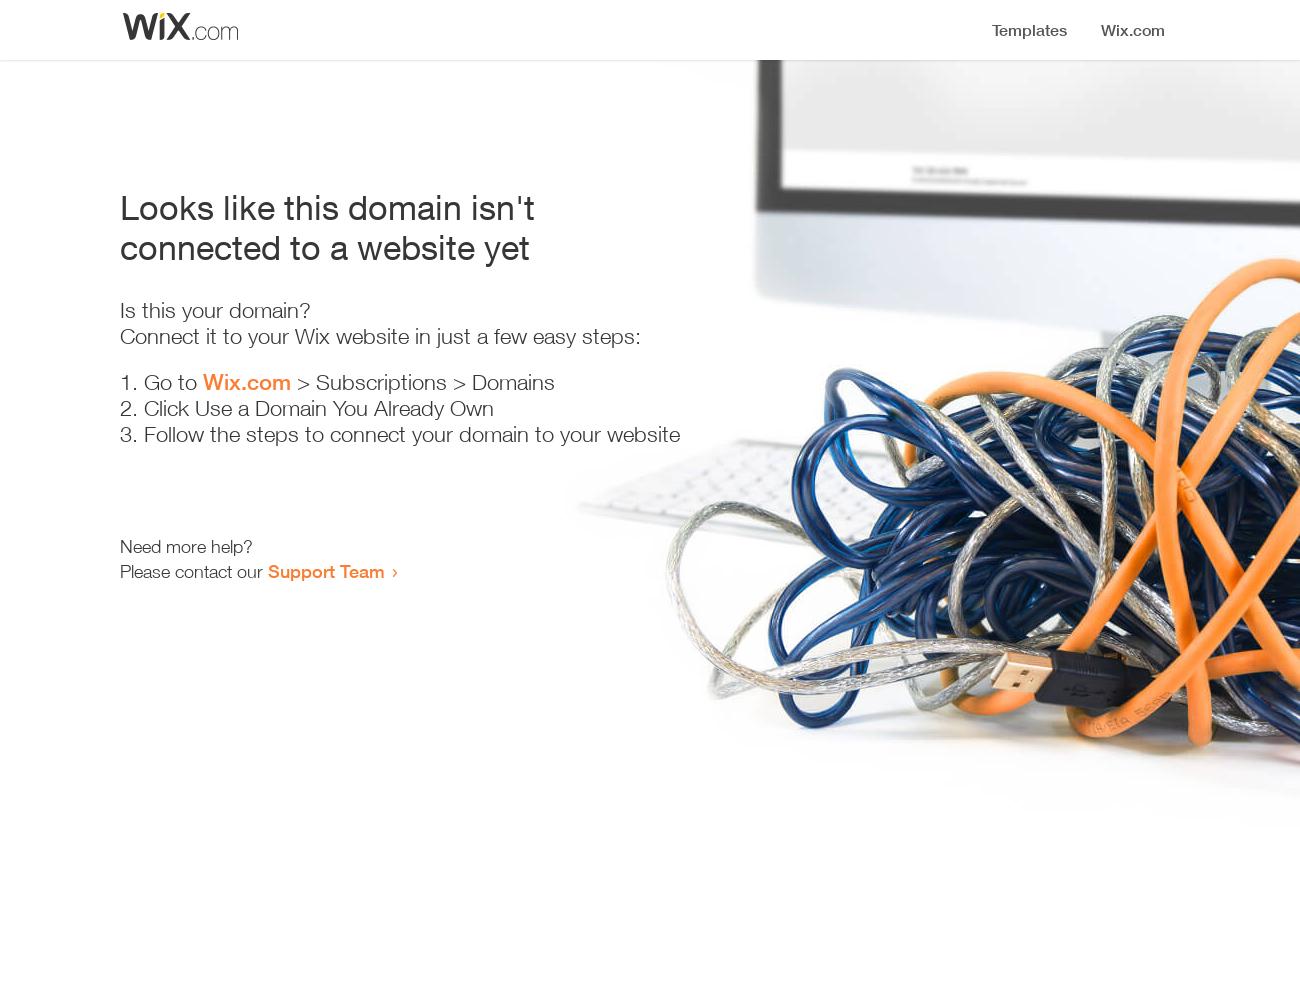  I want to click on 'Go to', so click(173, 382).